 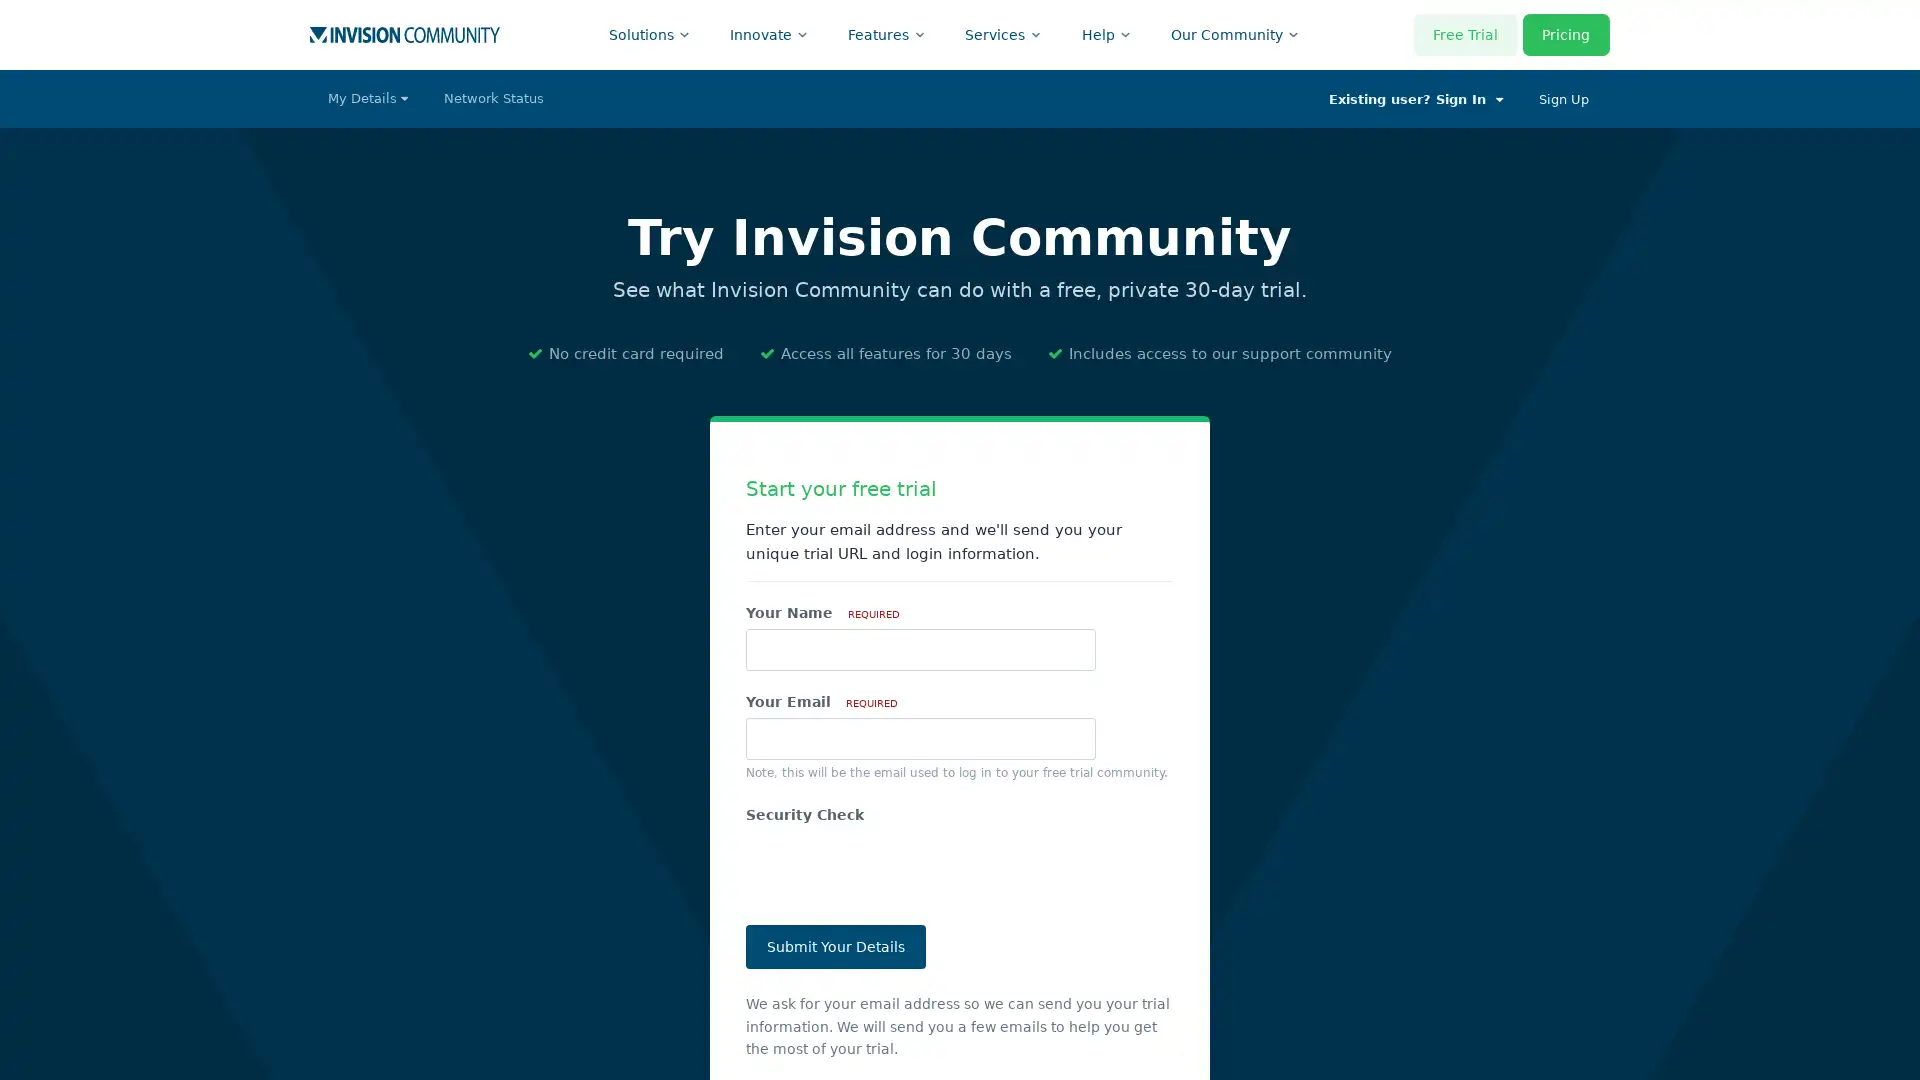 I want to click on Innovate, so click(x=767, y=34).